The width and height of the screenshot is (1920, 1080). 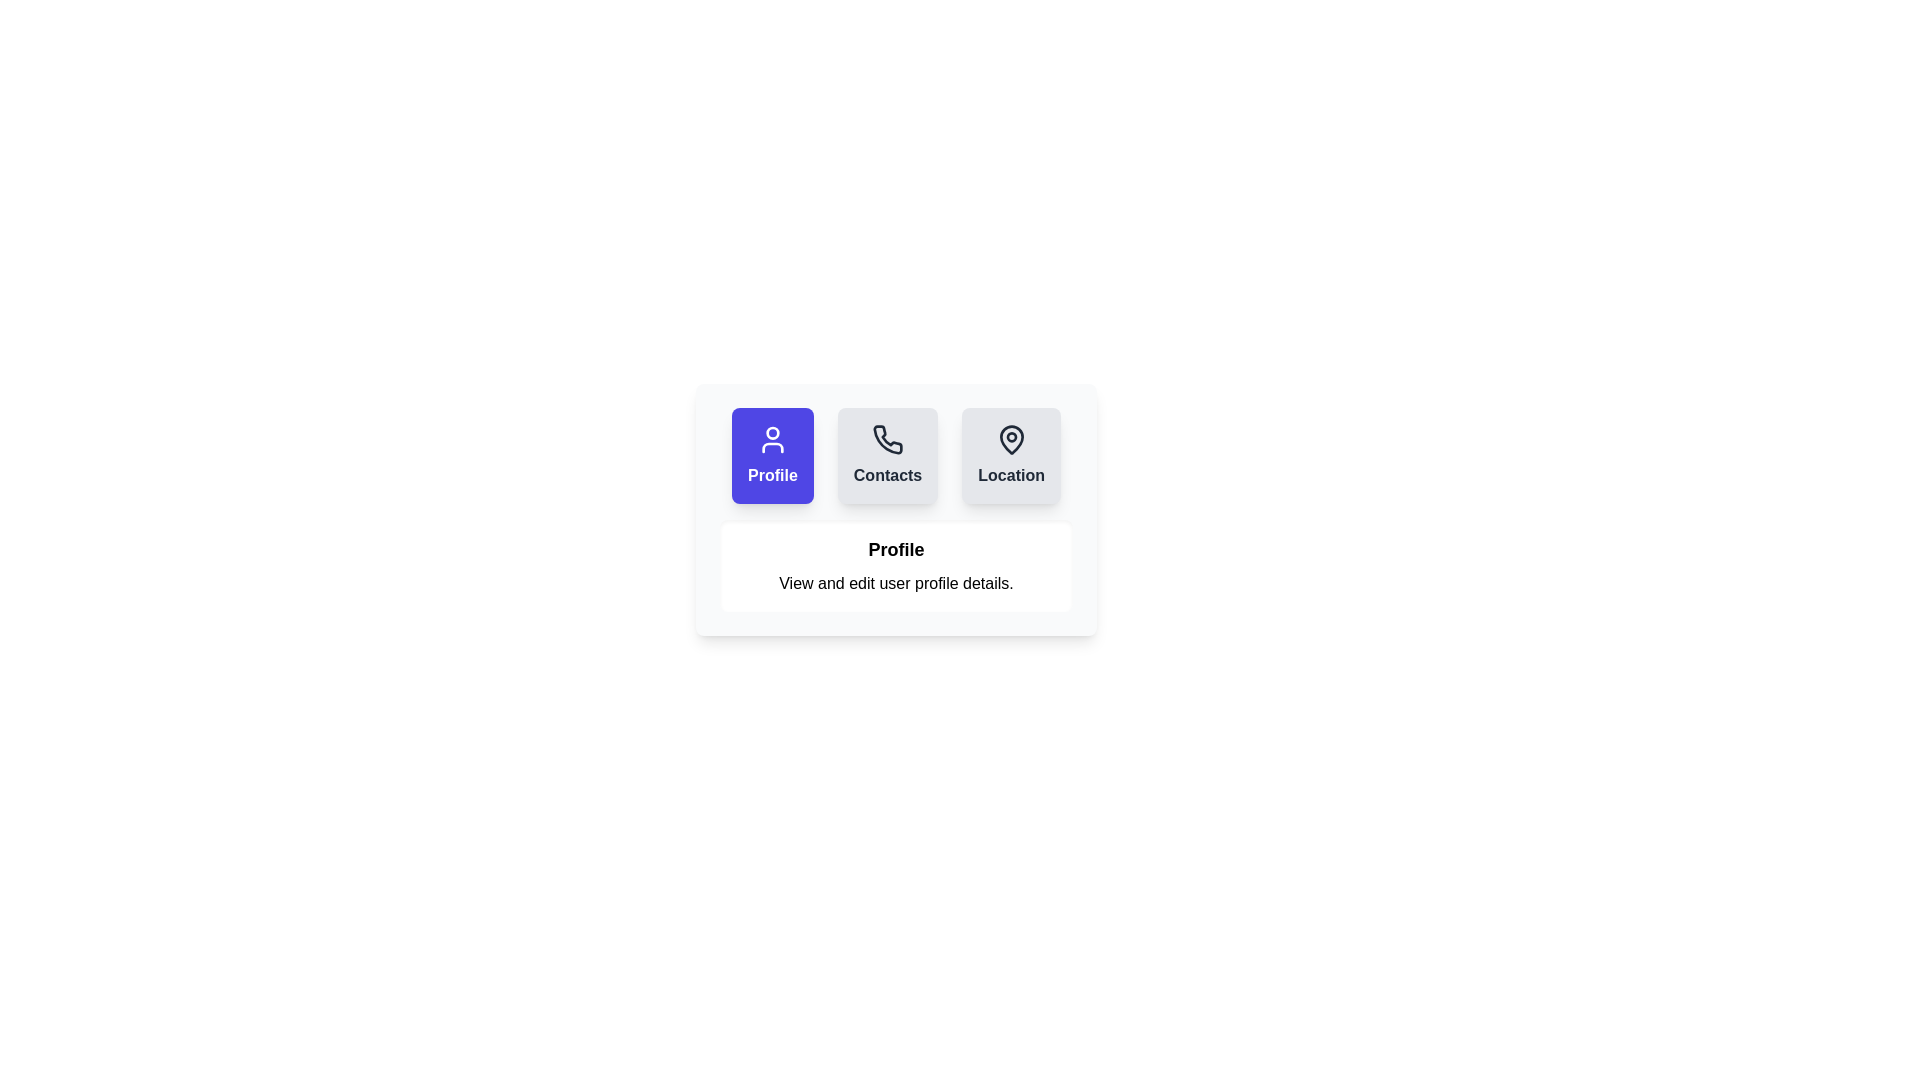 What do you see at coordinates (771, 455) in the screenshot?
I see `the Profile tab to view its content` at bounding box center [771, 455].